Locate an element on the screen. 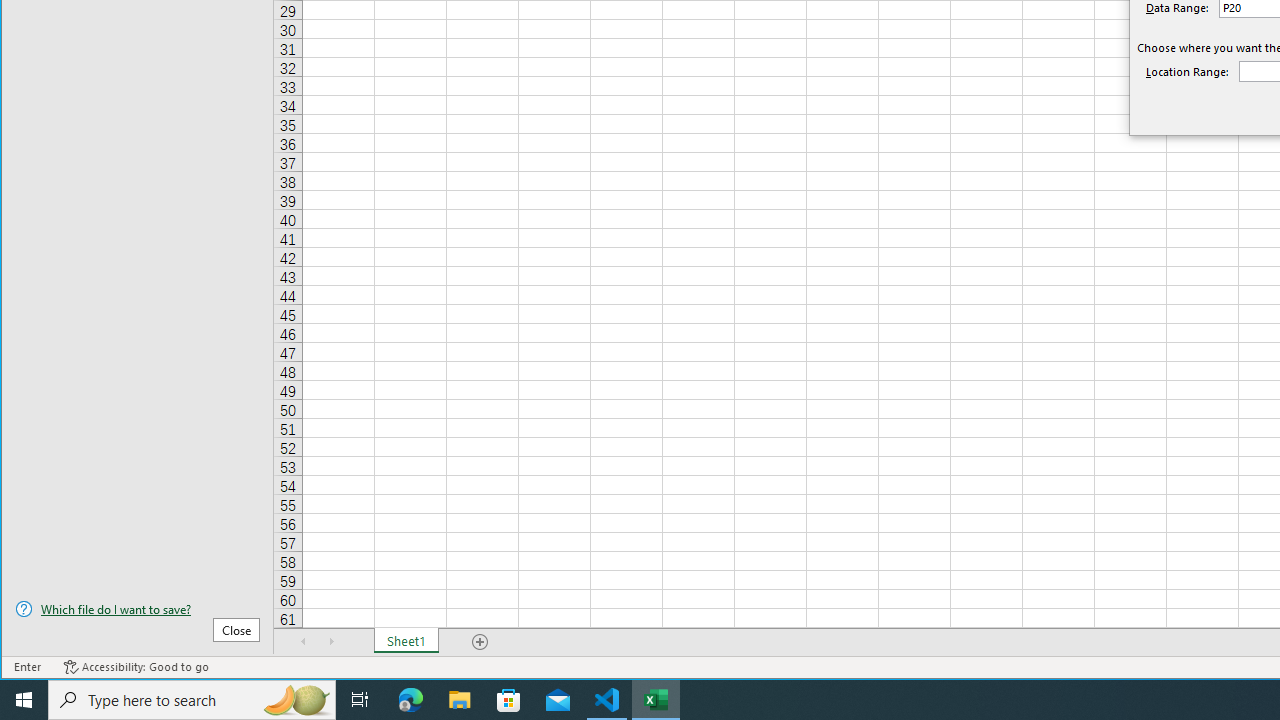  'Which file do I want to save?' is located at coordinates (136, 608).